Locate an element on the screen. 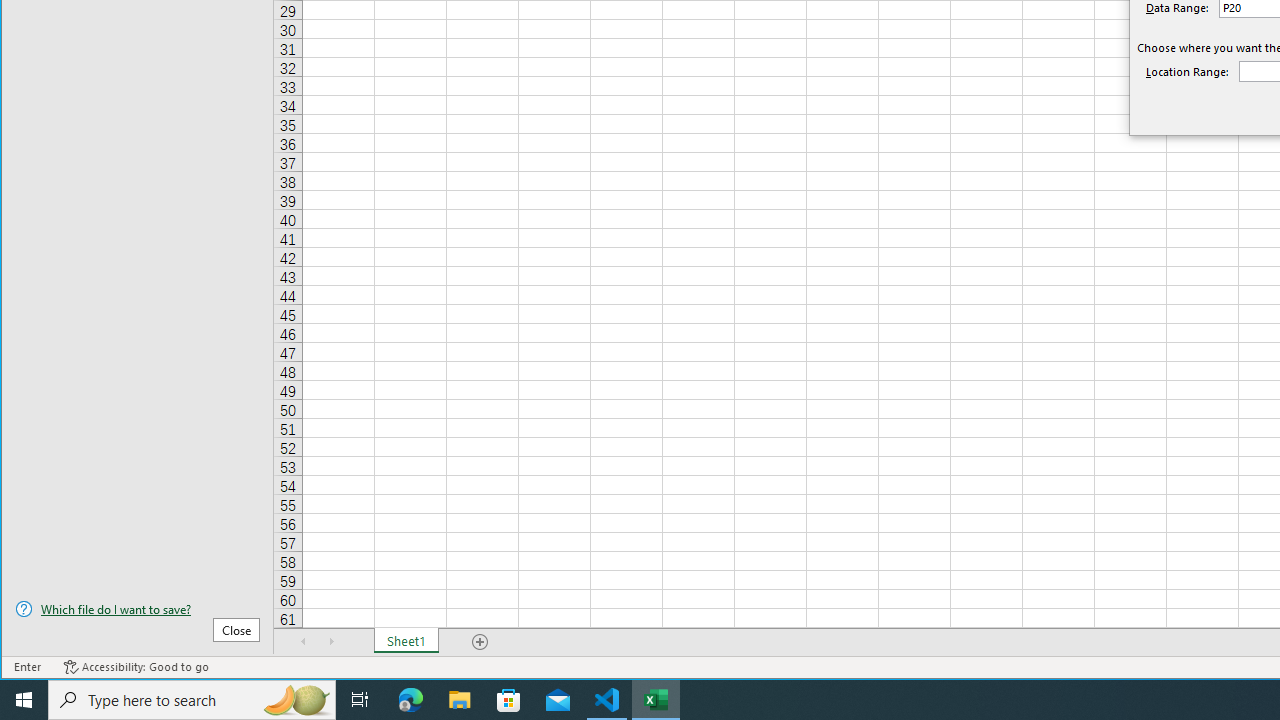  'Which file do I want to save?' is located at coordinates (136, 608).